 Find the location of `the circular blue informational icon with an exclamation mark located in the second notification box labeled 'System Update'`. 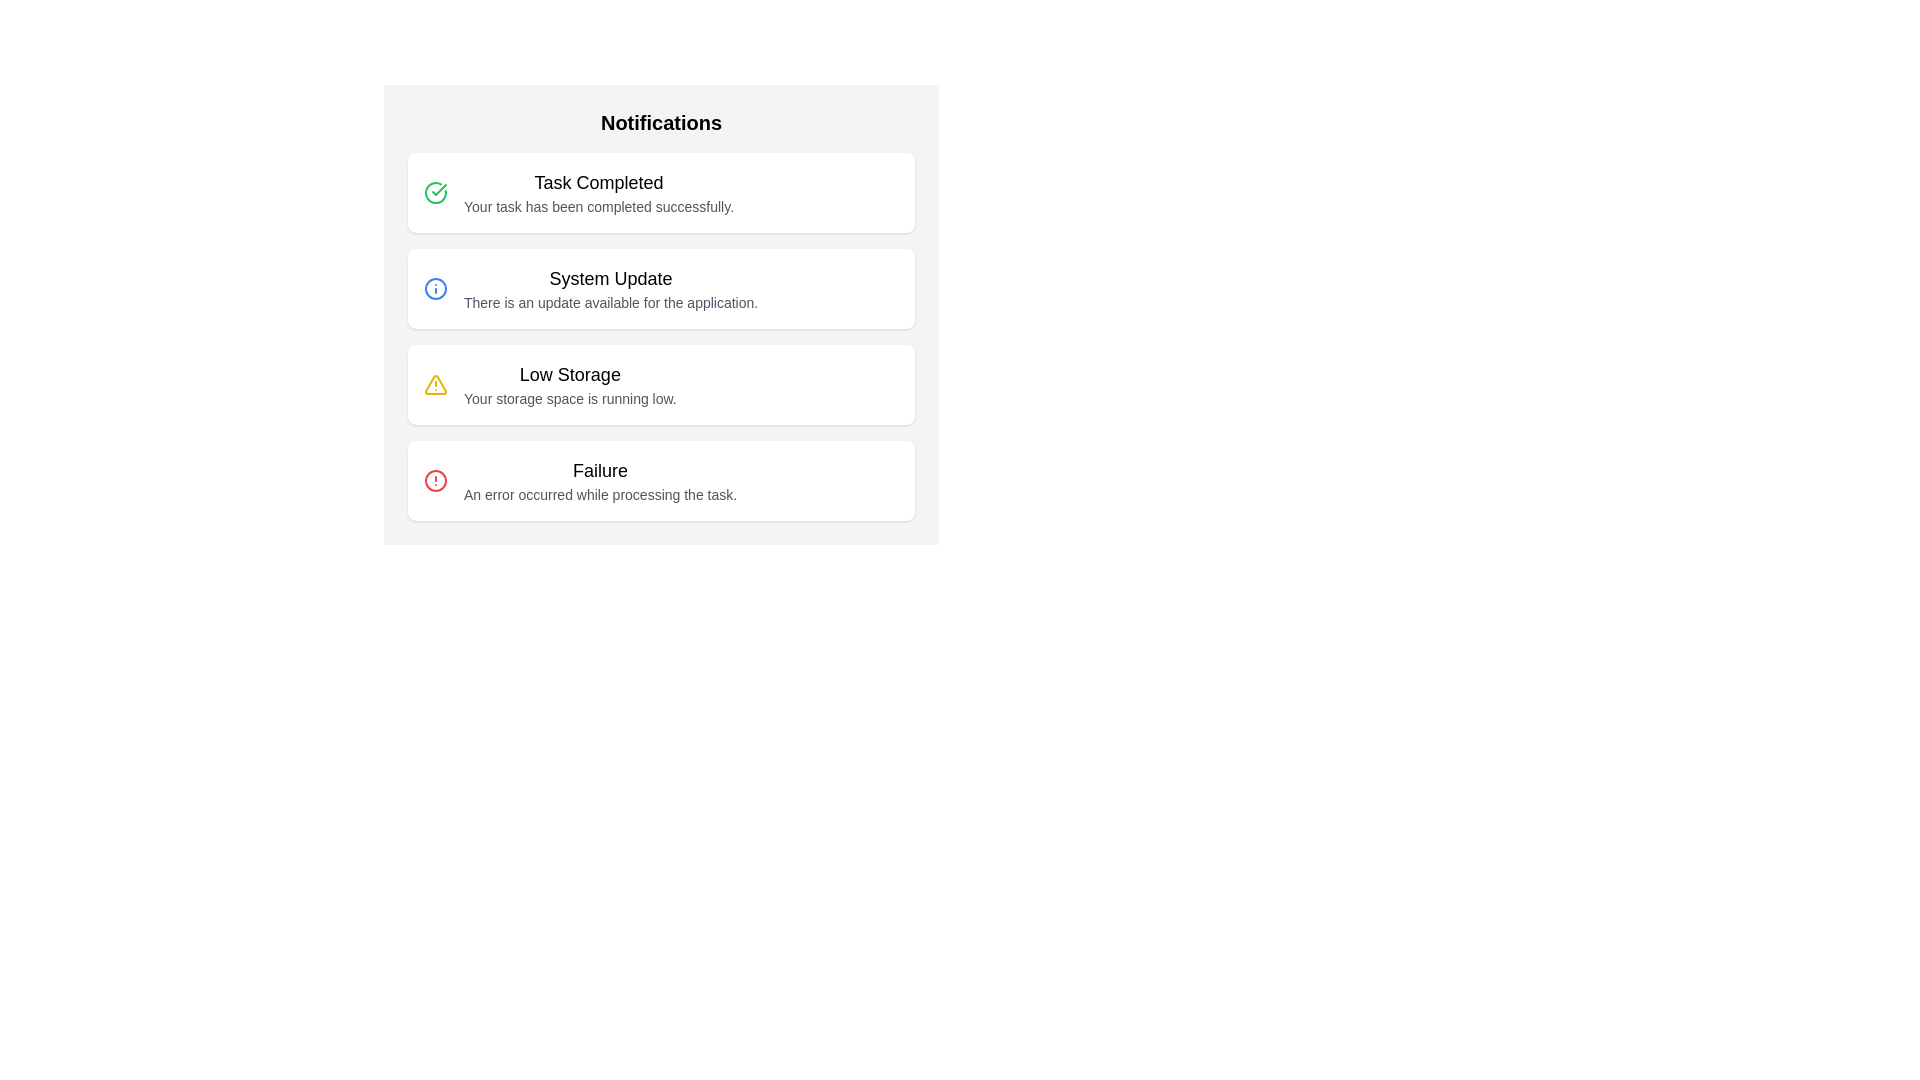

the circular blue informational icon with an exclamation mark located in the second notification box labeled 'System Update' is located at coordinates (435, 289).